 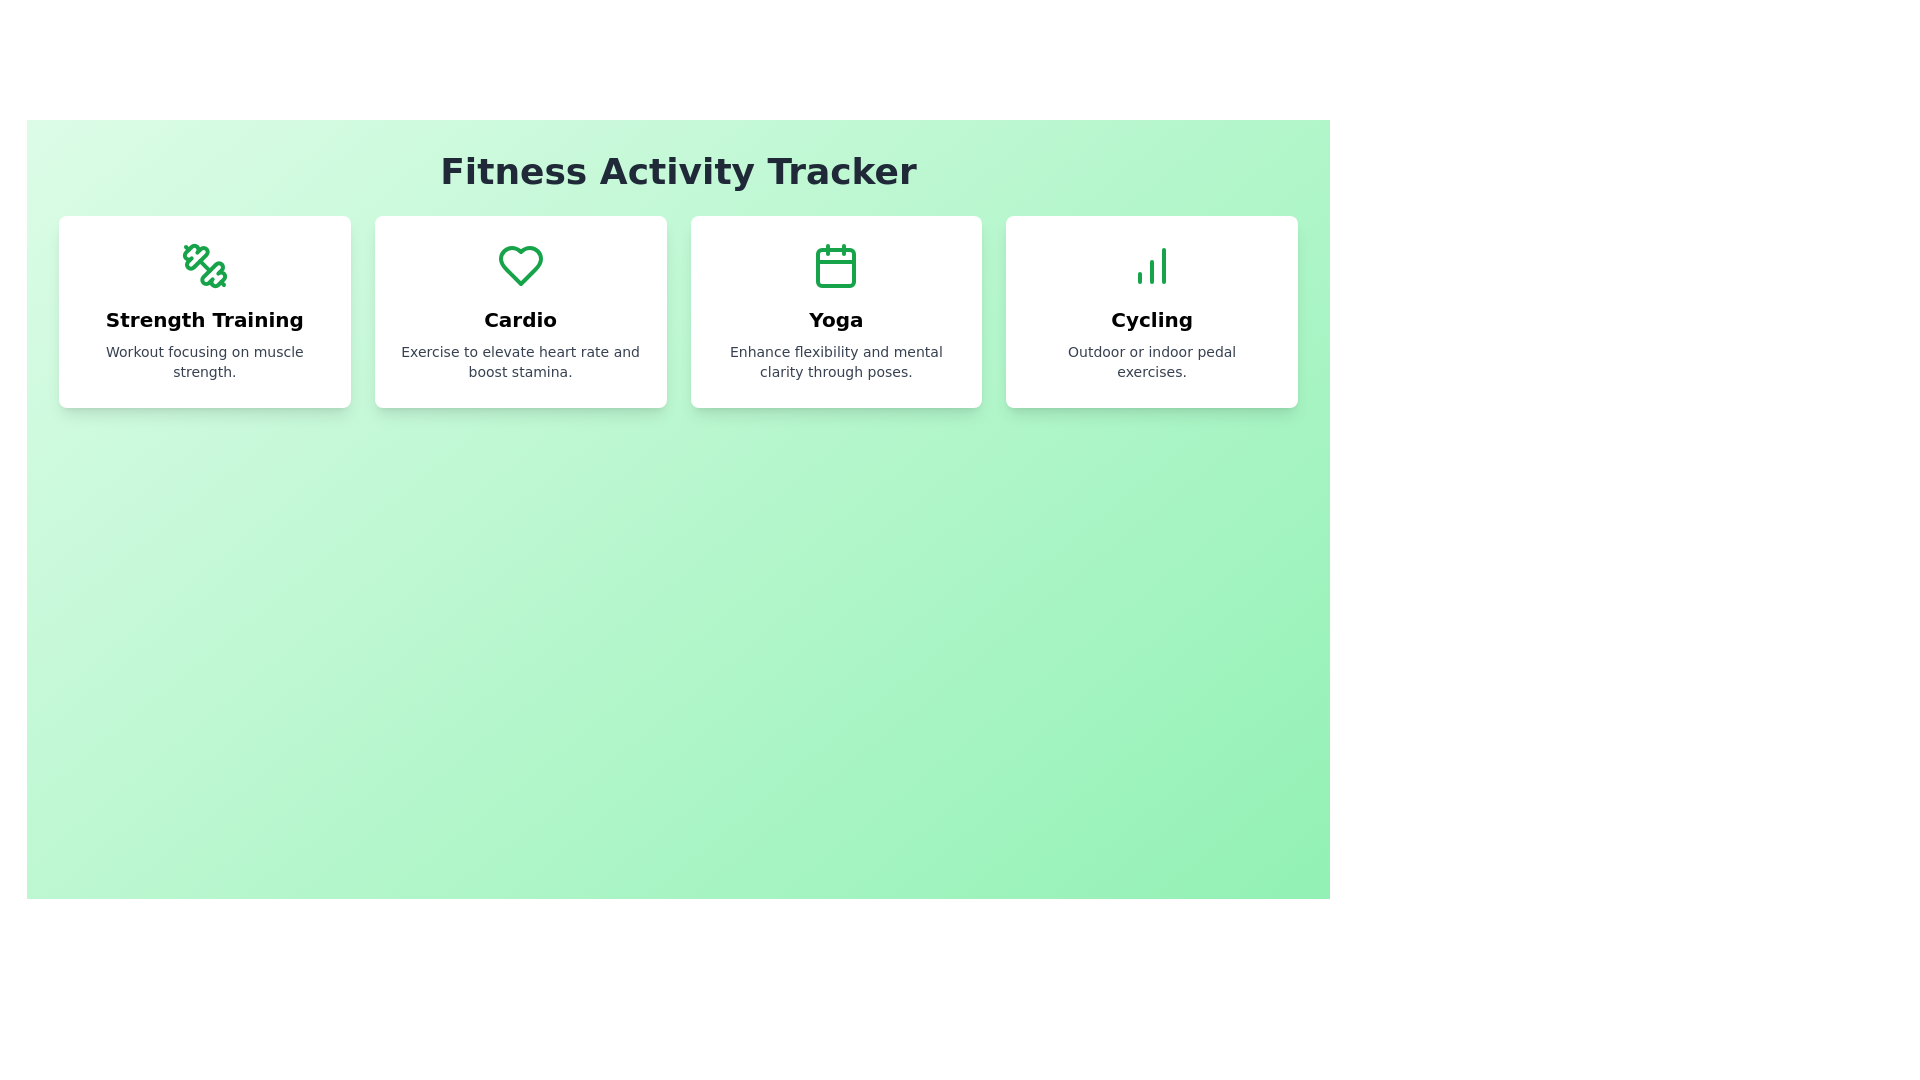 I want to click on the yoga activity card component, so click(x=836, y=312).